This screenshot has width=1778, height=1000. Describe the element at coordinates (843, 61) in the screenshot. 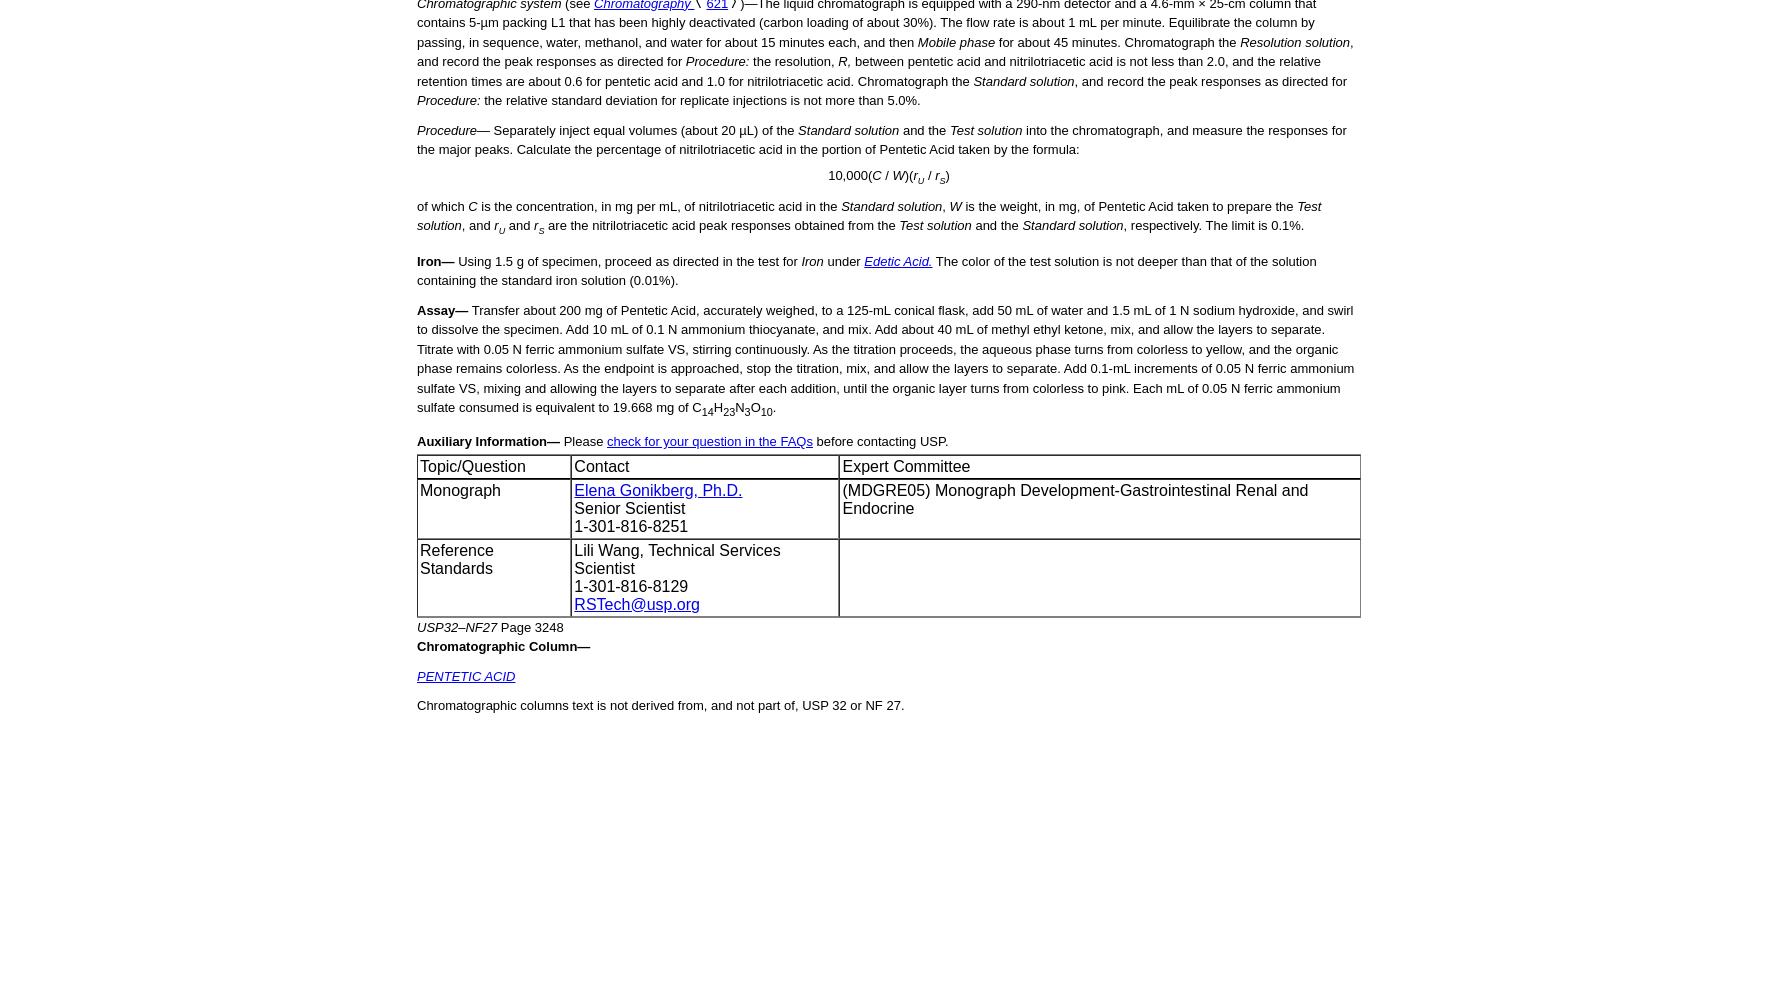

I see `'R,'` at that location.